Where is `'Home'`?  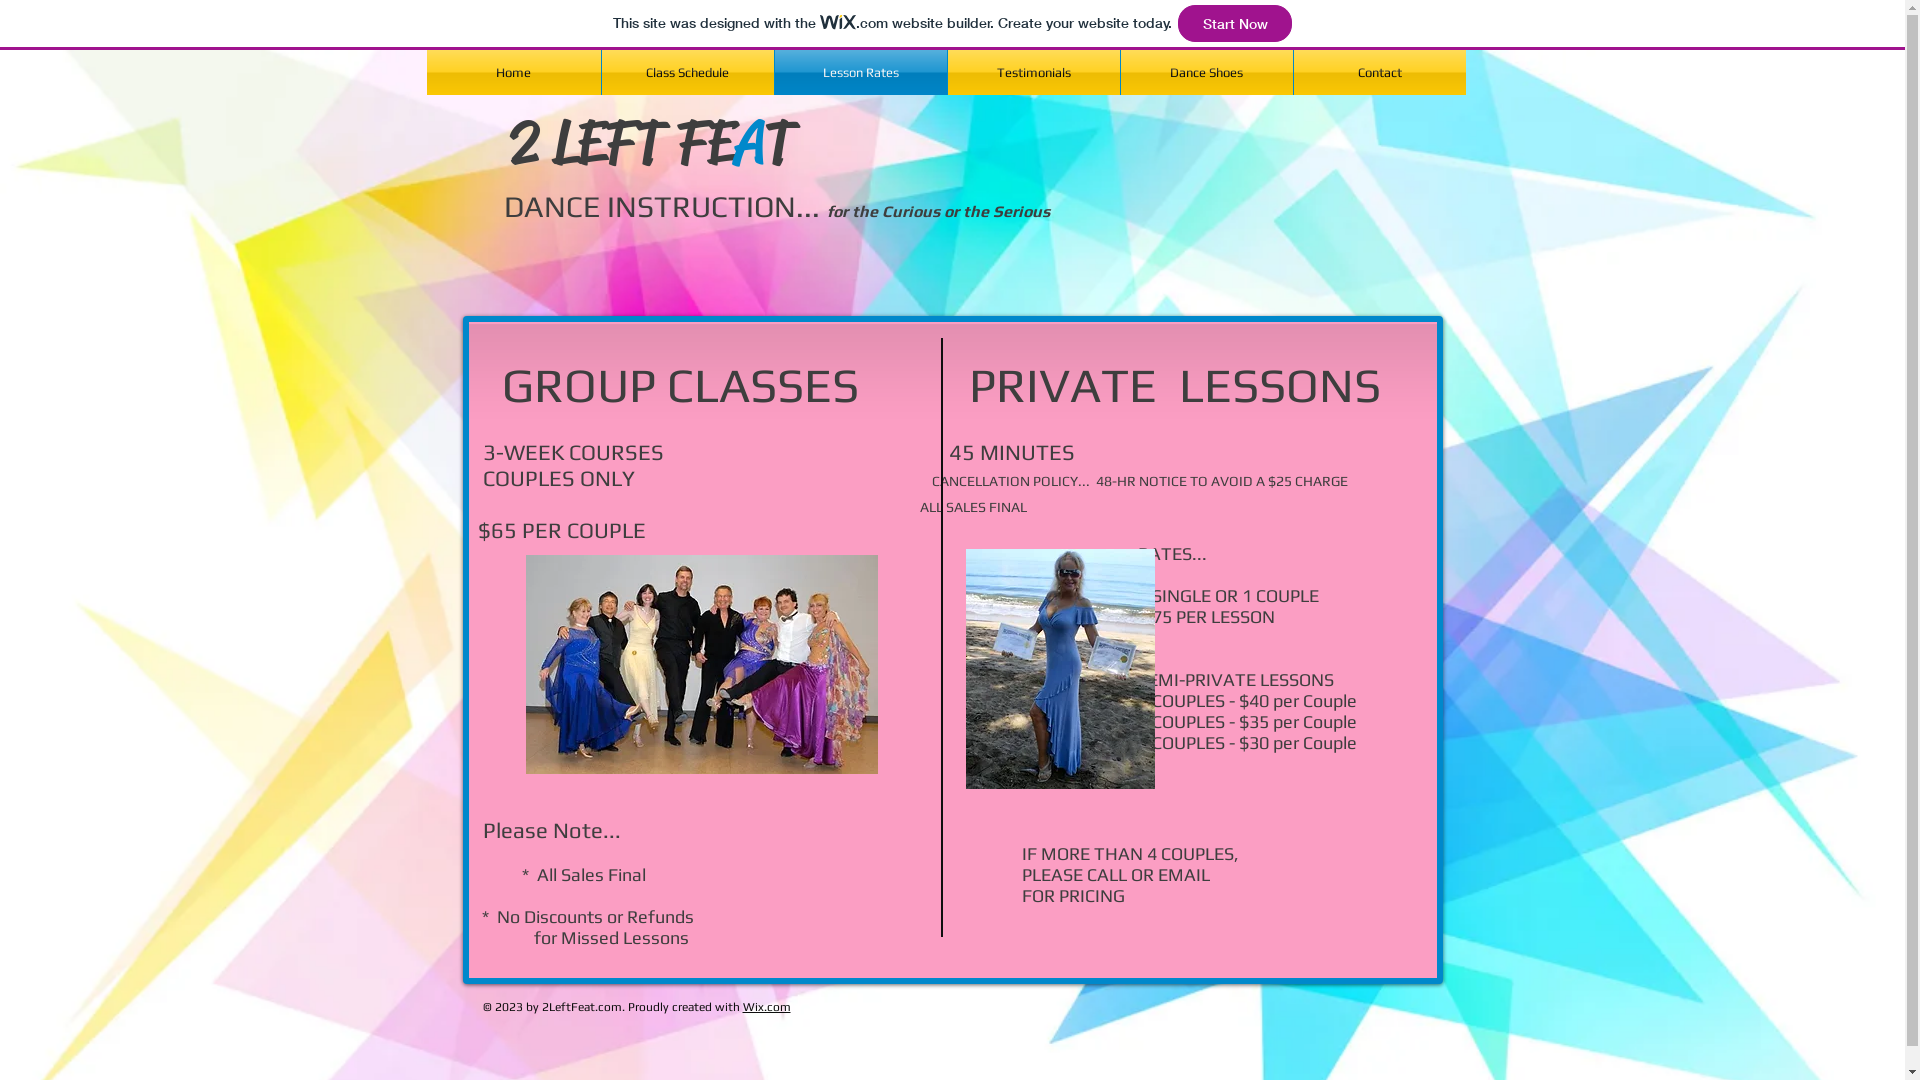 'Home' is located at coordinates (425, 71).